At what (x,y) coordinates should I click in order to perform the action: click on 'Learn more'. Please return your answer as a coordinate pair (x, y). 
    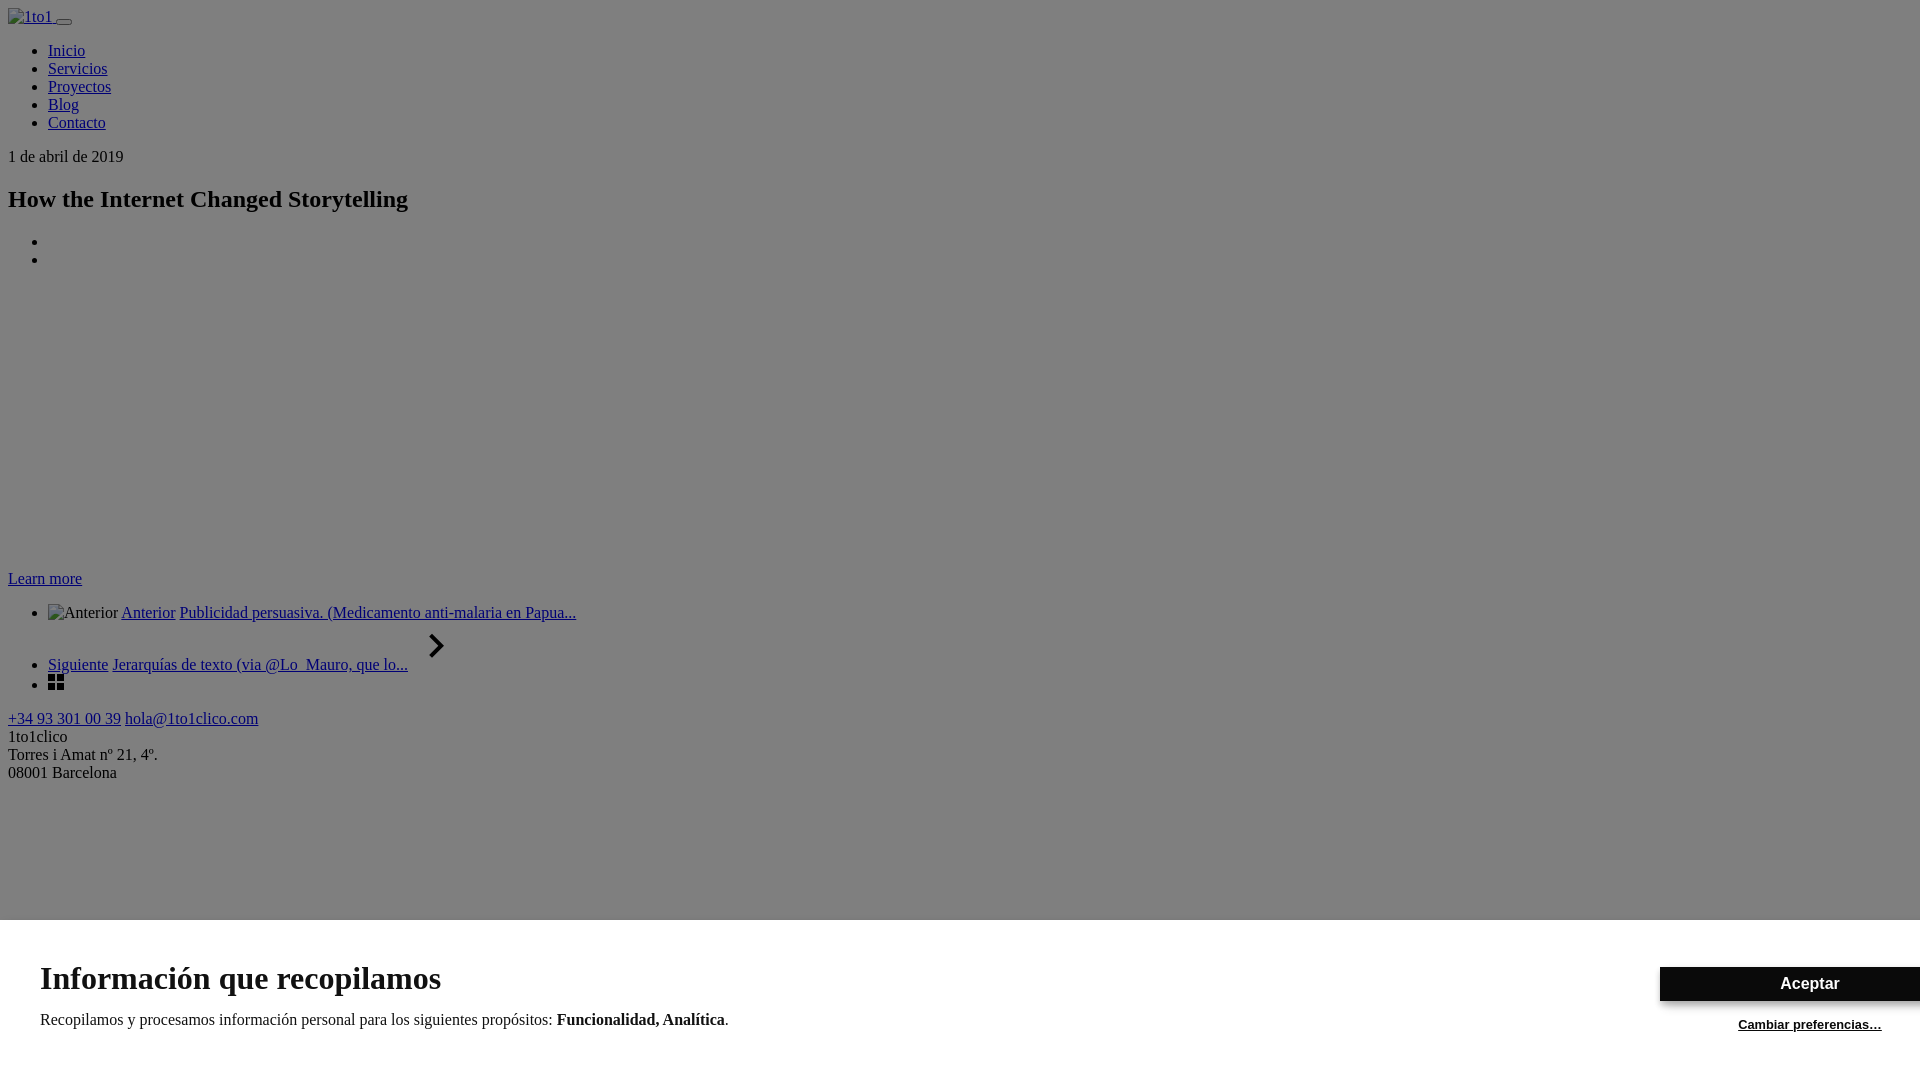
    Looking at the image, I should click on (44, 578).